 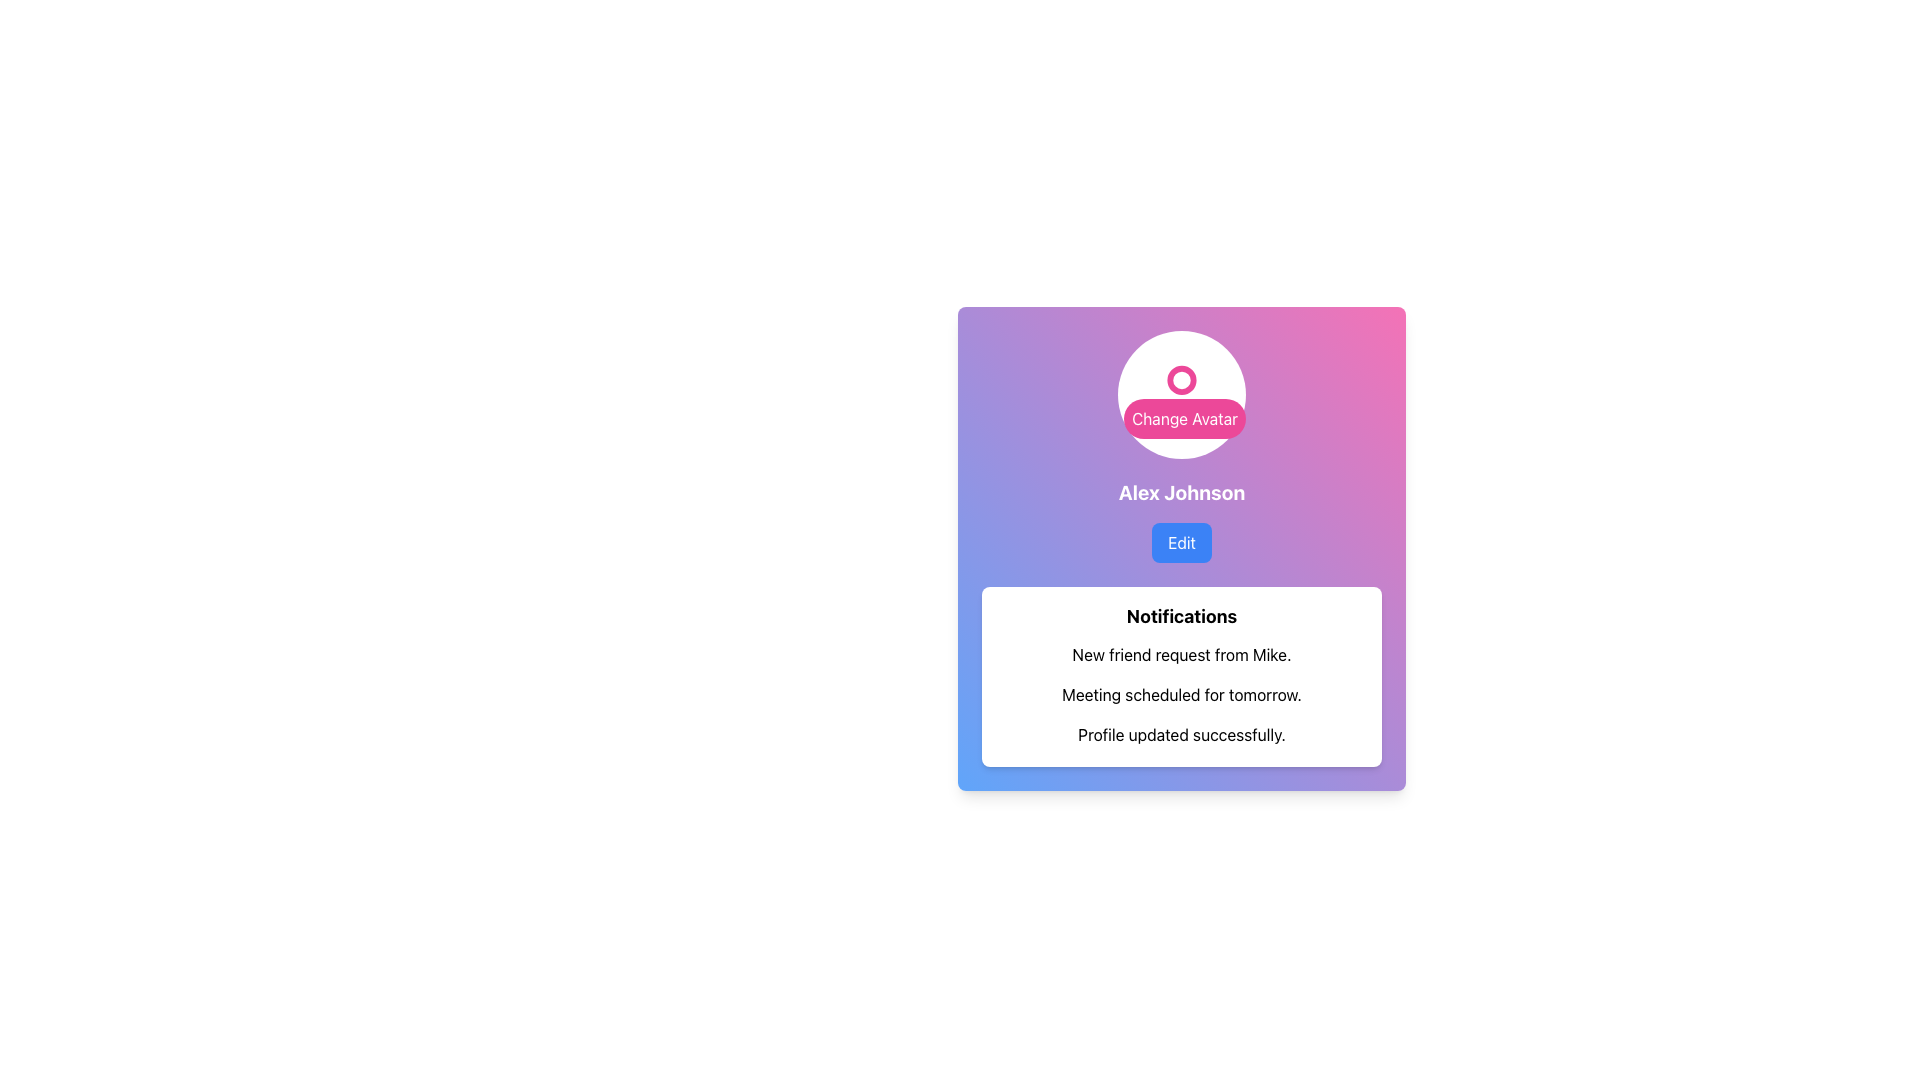 What do you see at coordinates (1181, 616) in the screenshot?
I see `bold text label that says 'Notifications', which is styled in a larger font size and is positioned at the top of a rectangular card` at bounding box center [1181, 616].